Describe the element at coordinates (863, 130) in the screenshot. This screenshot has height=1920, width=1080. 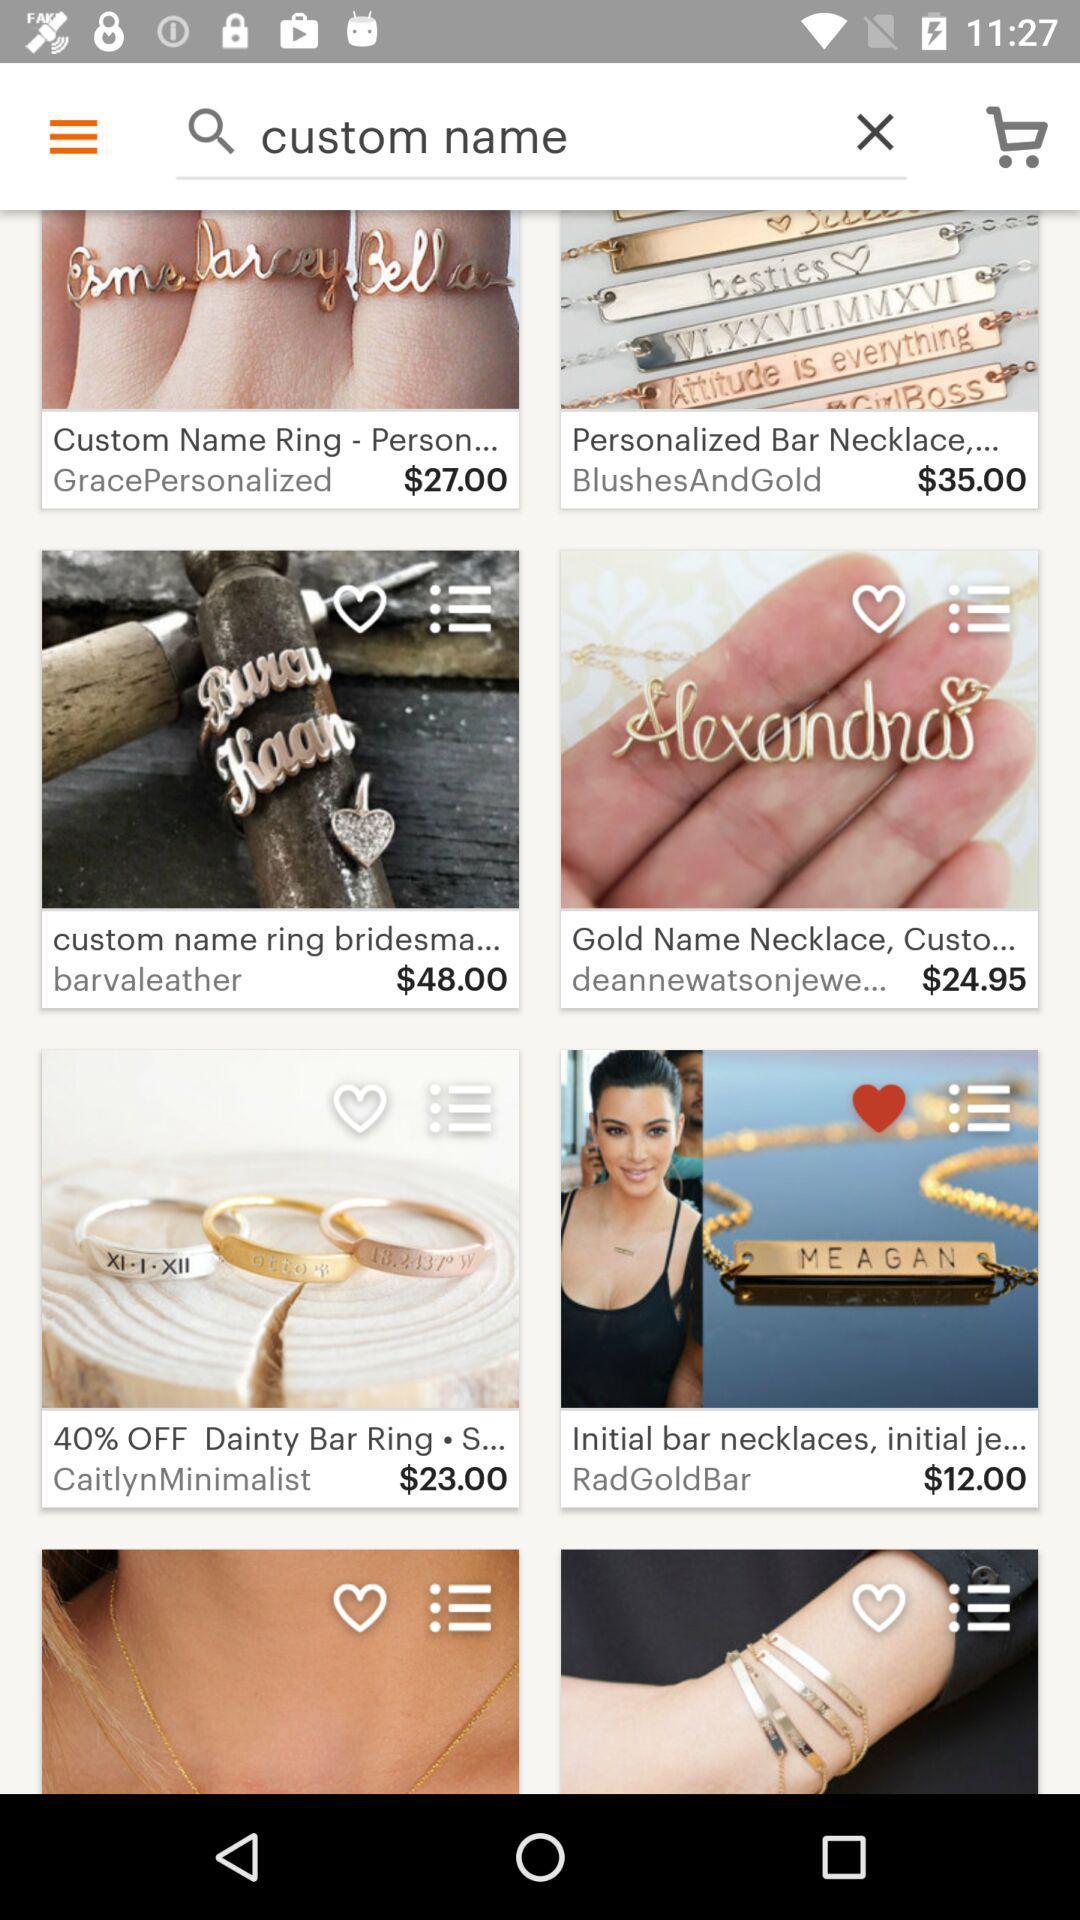
I see `icon next to the custom name icon` at that location.